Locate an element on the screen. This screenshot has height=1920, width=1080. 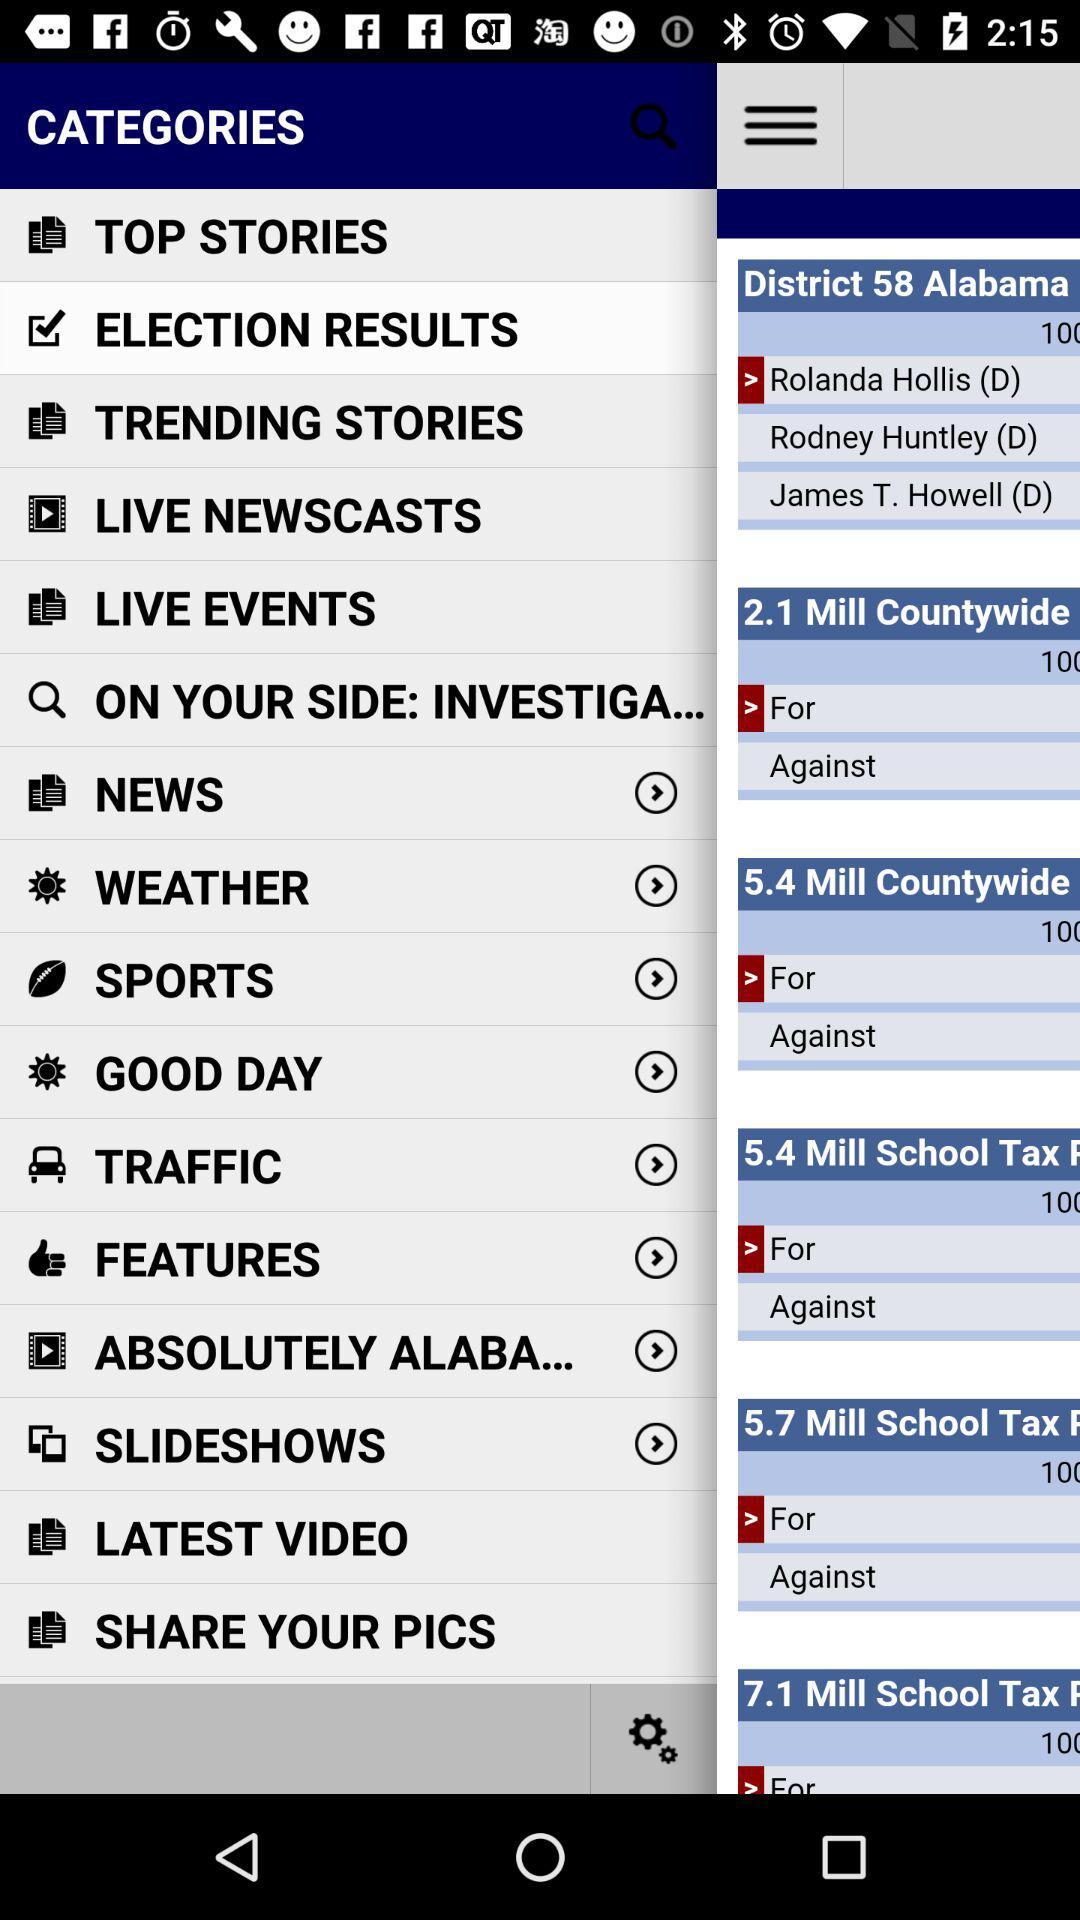
next button which is before sports option is located at coordinates (655, 979).